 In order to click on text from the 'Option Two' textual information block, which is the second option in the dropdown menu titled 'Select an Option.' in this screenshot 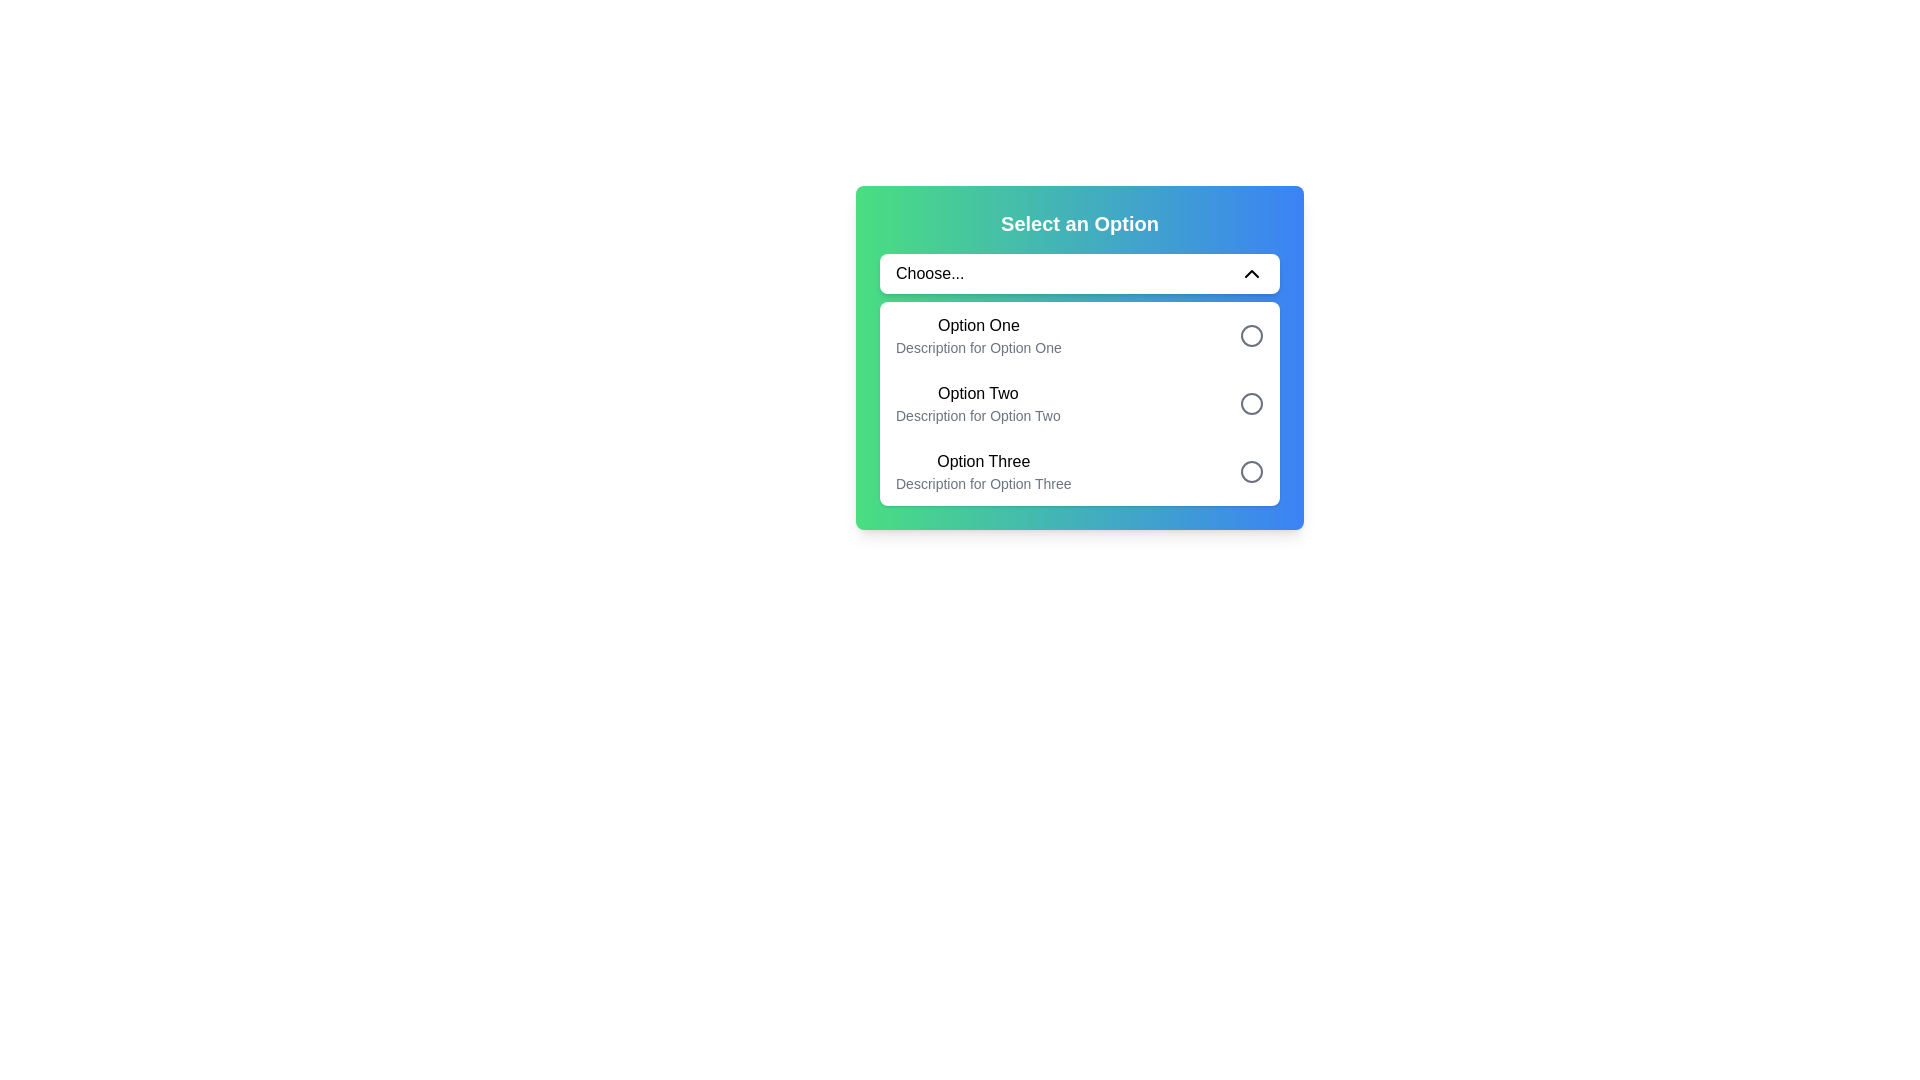, I will do `click(978, 404)`.